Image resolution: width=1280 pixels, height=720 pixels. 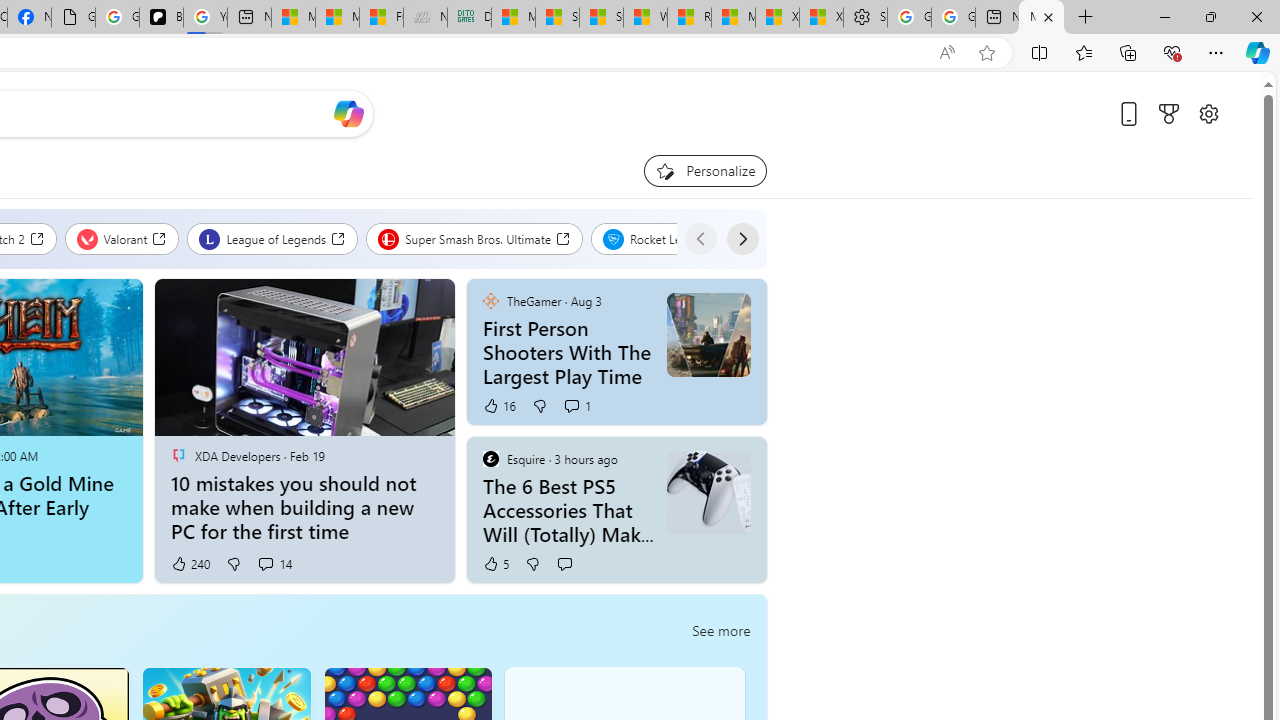 I want to click on 'Microsoft rewards', so click(x=1169, y=114).